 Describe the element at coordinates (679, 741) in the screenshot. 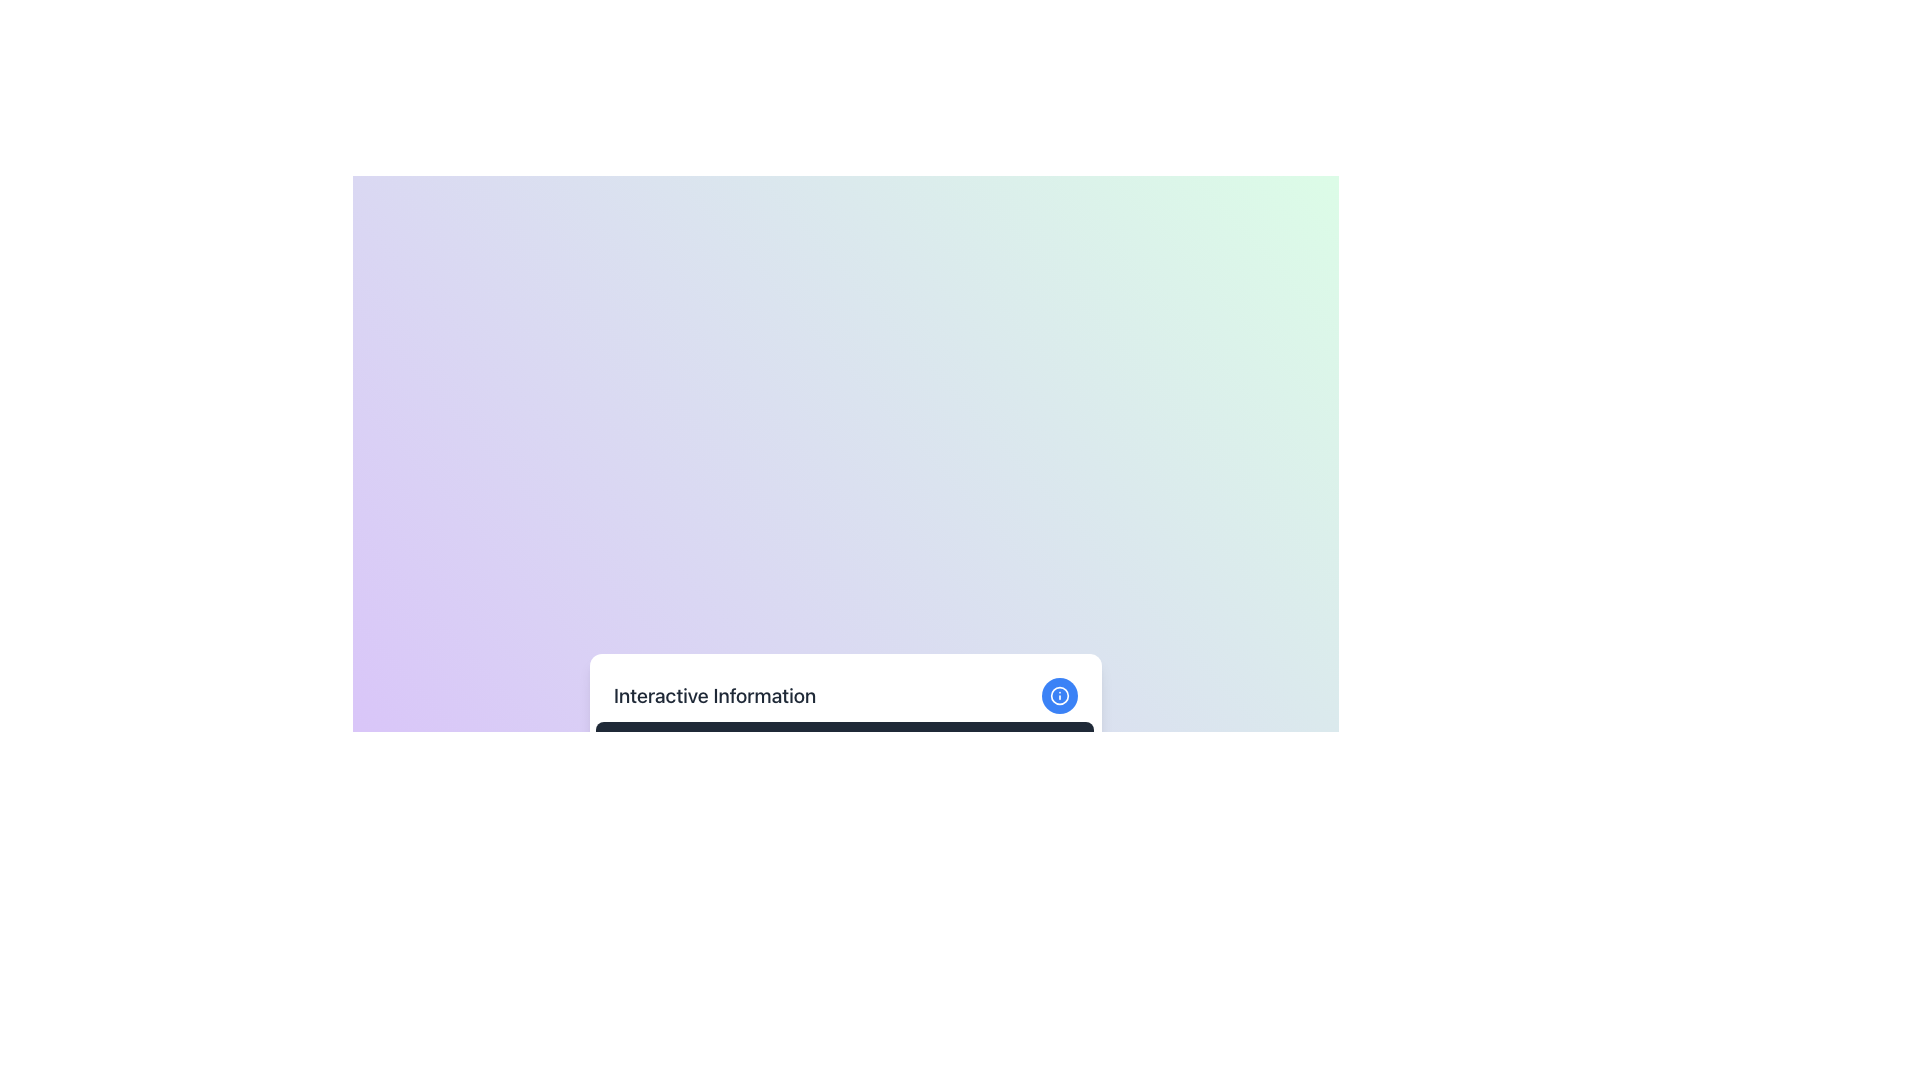

I see `the 'Expand Details' button located beneath the 'Interactive Information' text block` at that location.